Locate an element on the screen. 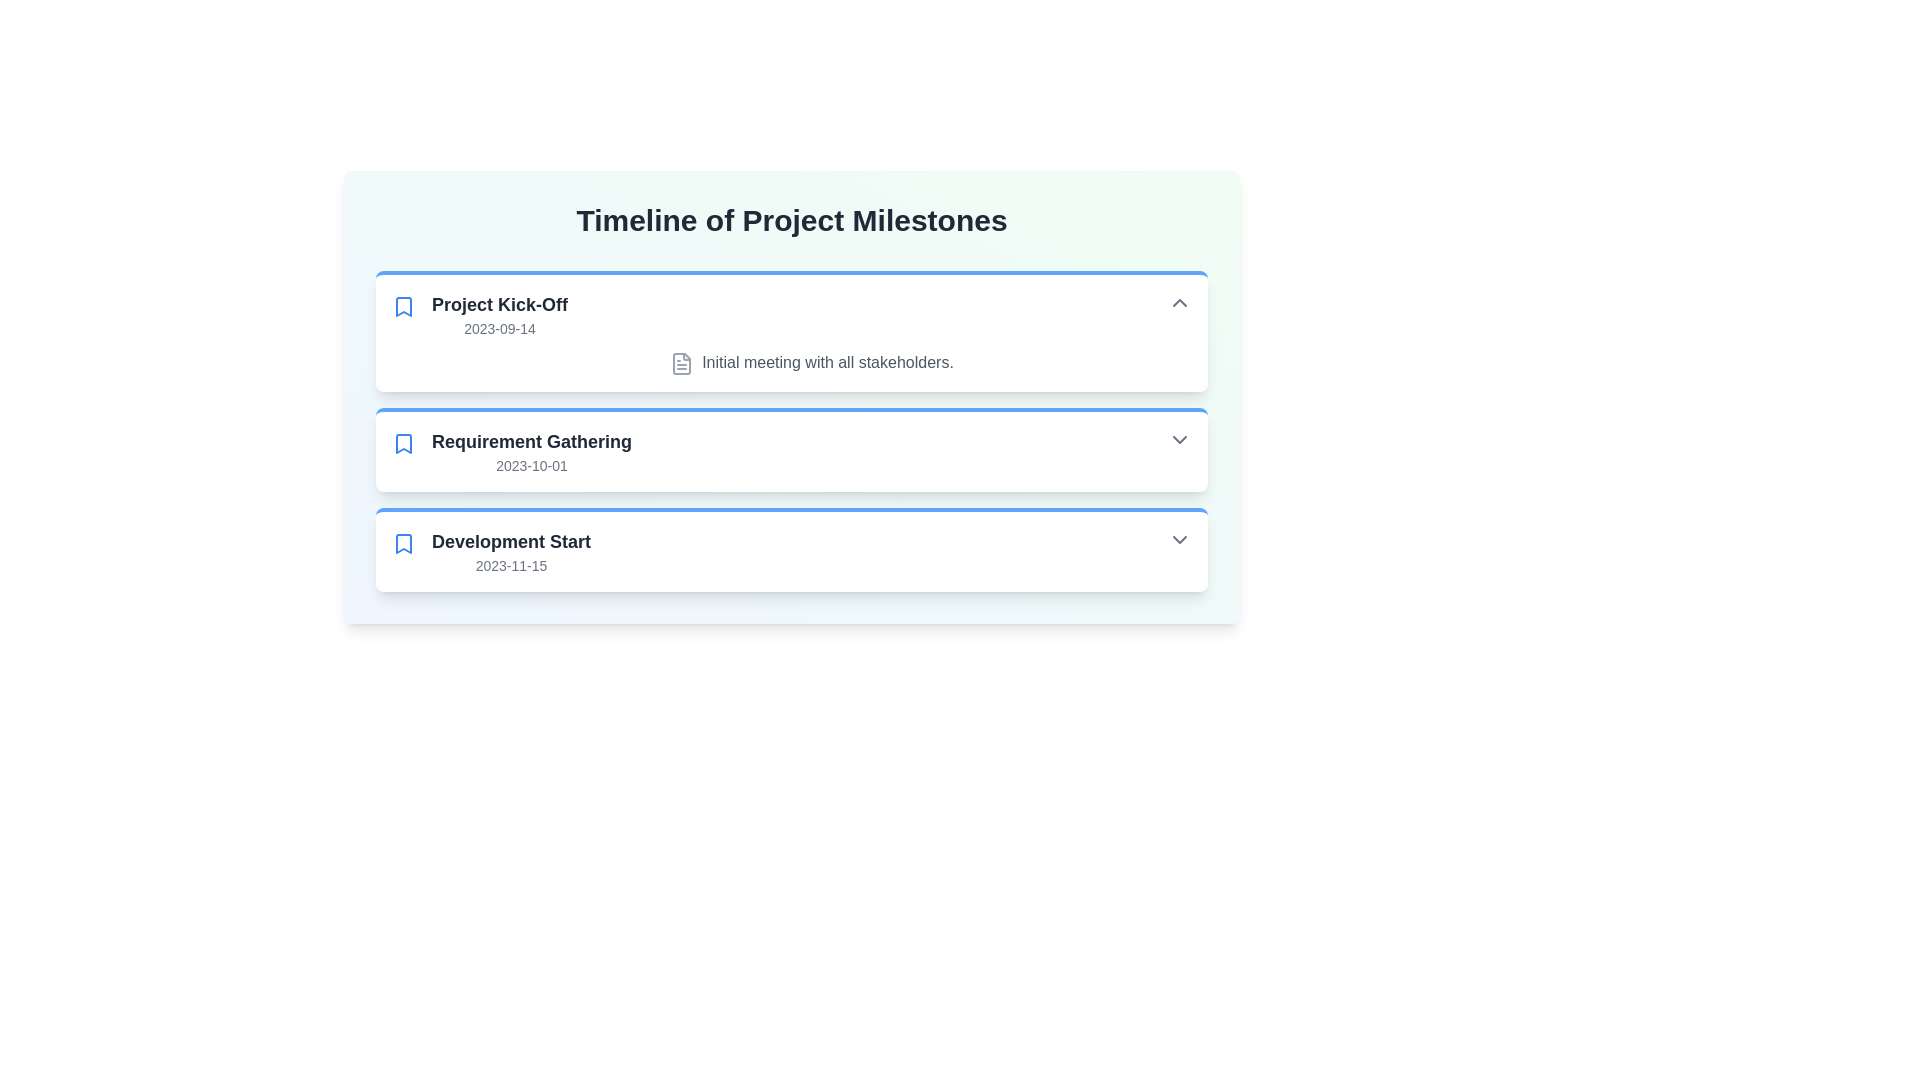 This screenshot has width=1920, height=1080. the second card in the project timeline labeled 'Timeline of Project Milestones' is located at coordinates (791, 447).